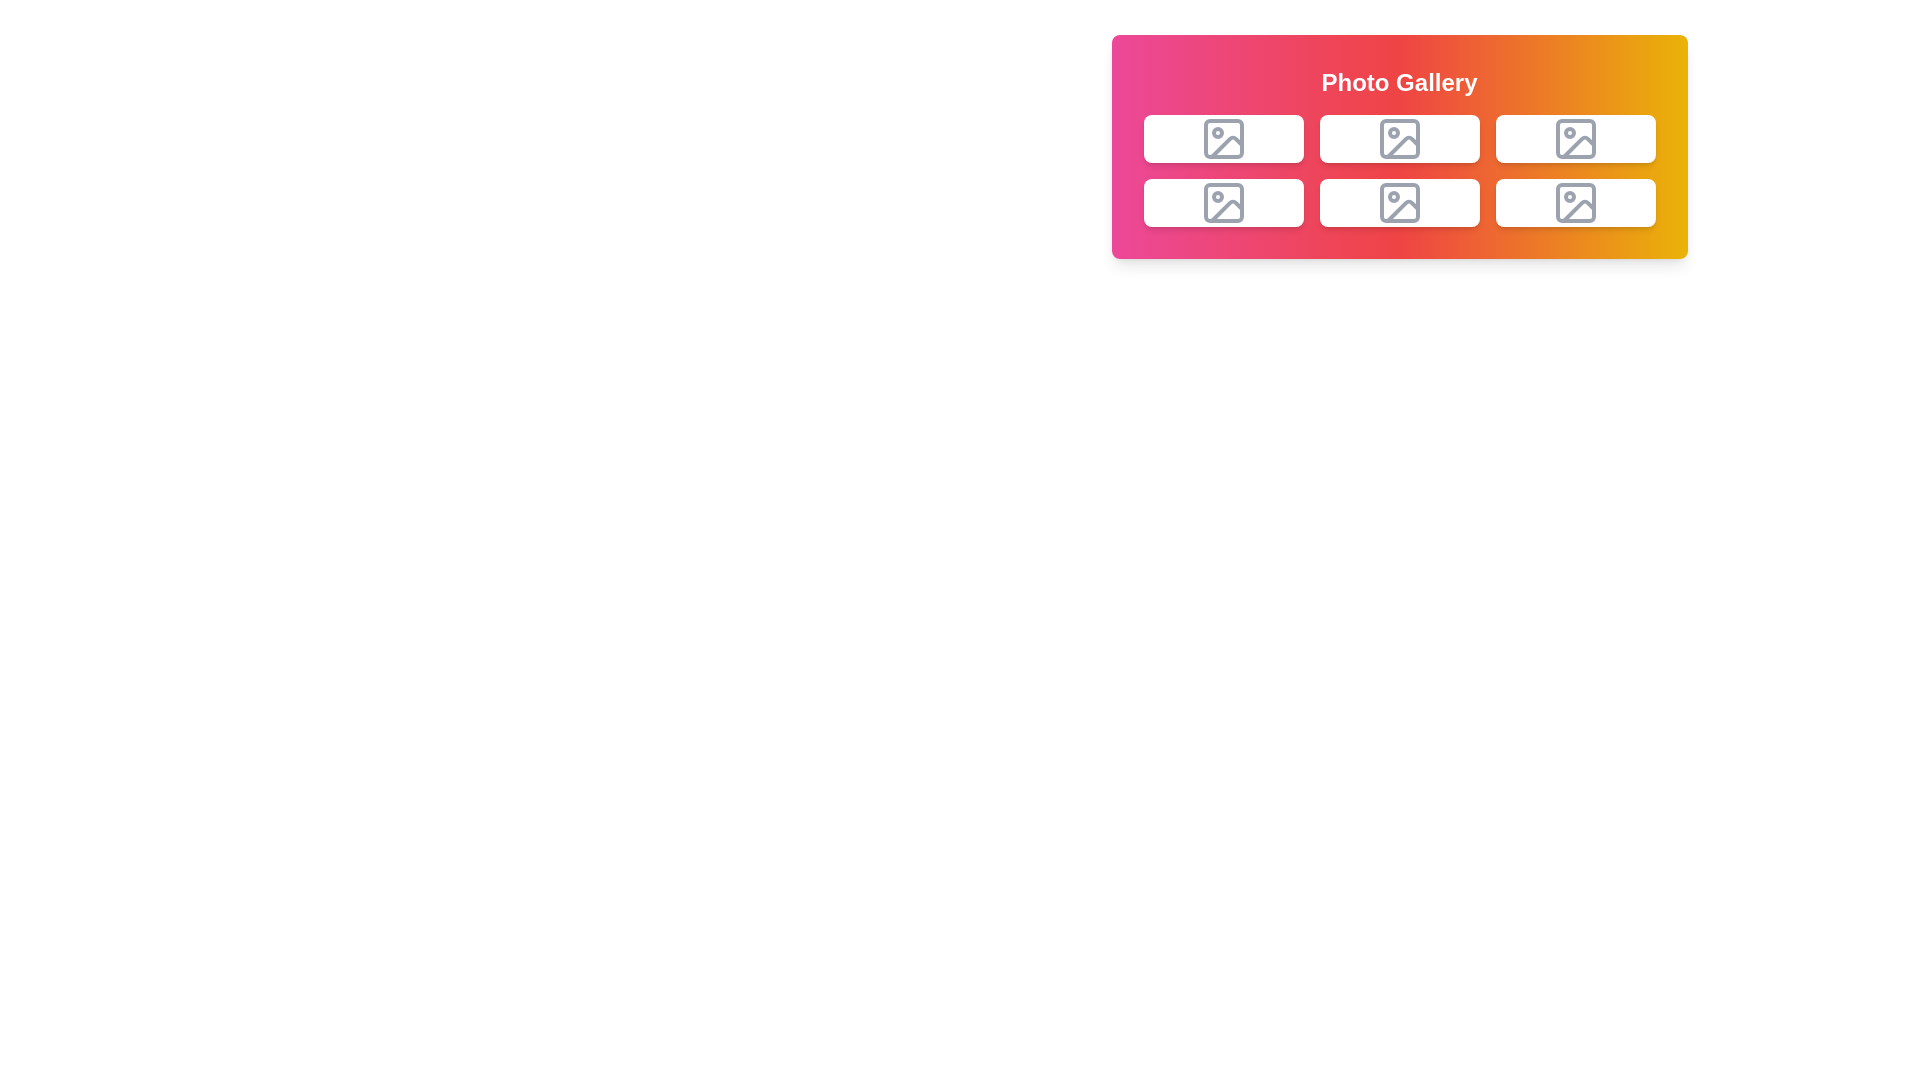 This screenshot has height=1080, width=1920. What do you see at coordinates (1398, 203) in the screenshot?
I see `the image placeholder icon located in the second row, third column of the grid in the 'Photo Gallery' section` at bounding box center [1398, 203].